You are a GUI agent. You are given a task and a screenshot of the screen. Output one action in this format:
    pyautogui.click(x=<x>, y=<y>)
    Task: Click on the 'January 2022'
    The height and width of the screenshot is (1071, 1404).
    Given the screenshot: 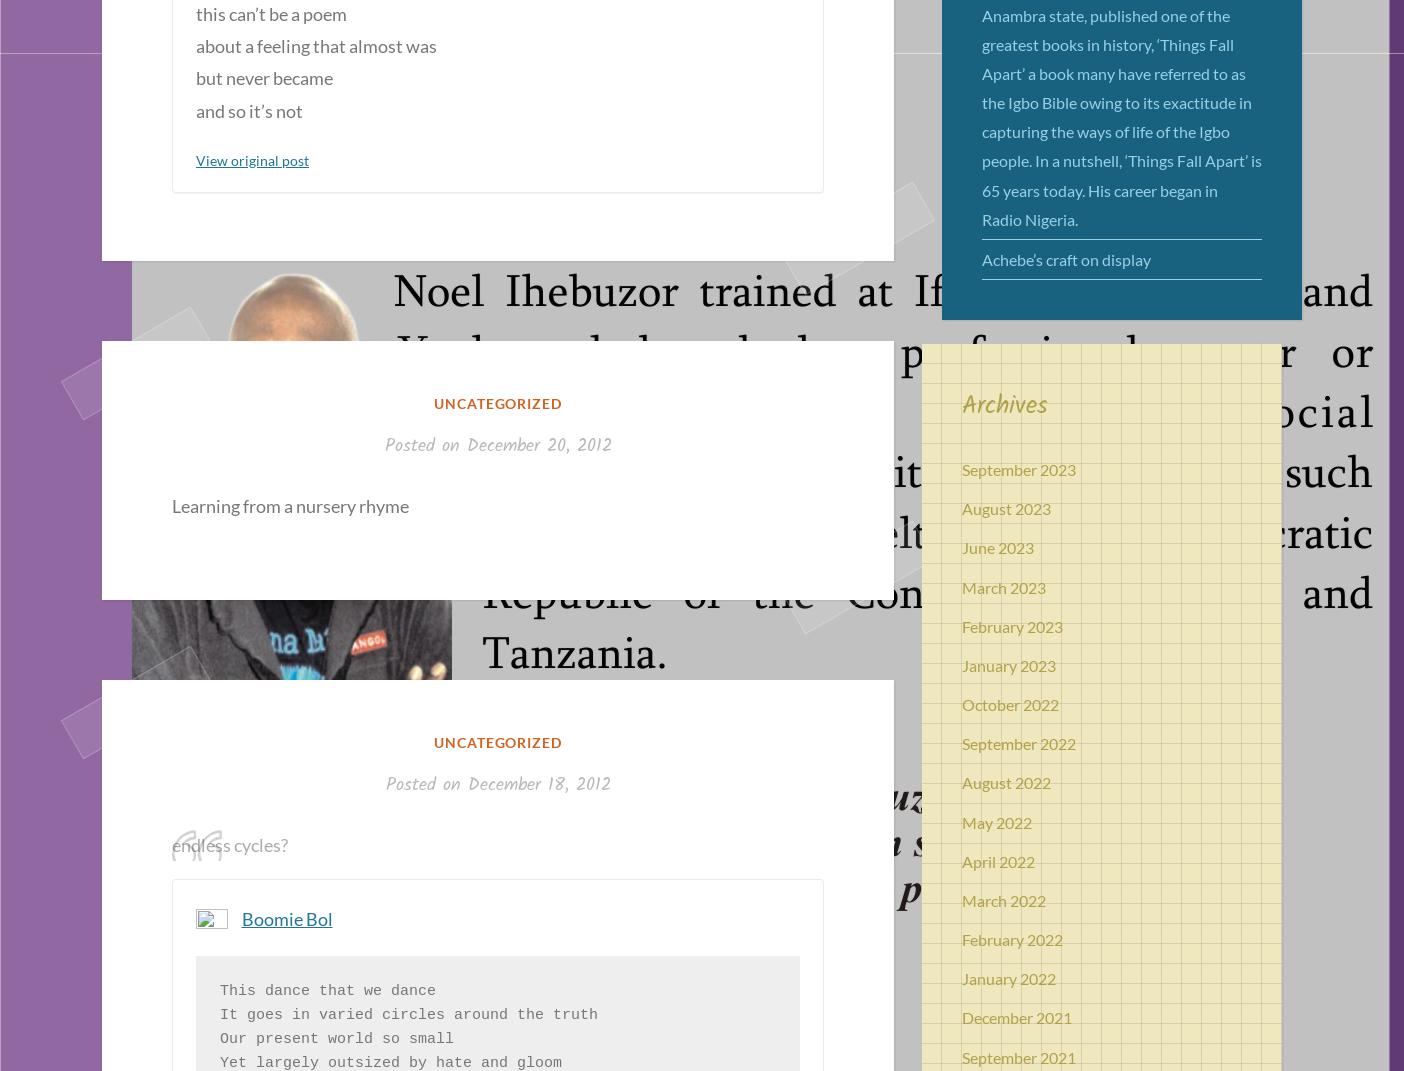 What is the action you would take?
    pyautogui.click(x=1009, y=977)
    